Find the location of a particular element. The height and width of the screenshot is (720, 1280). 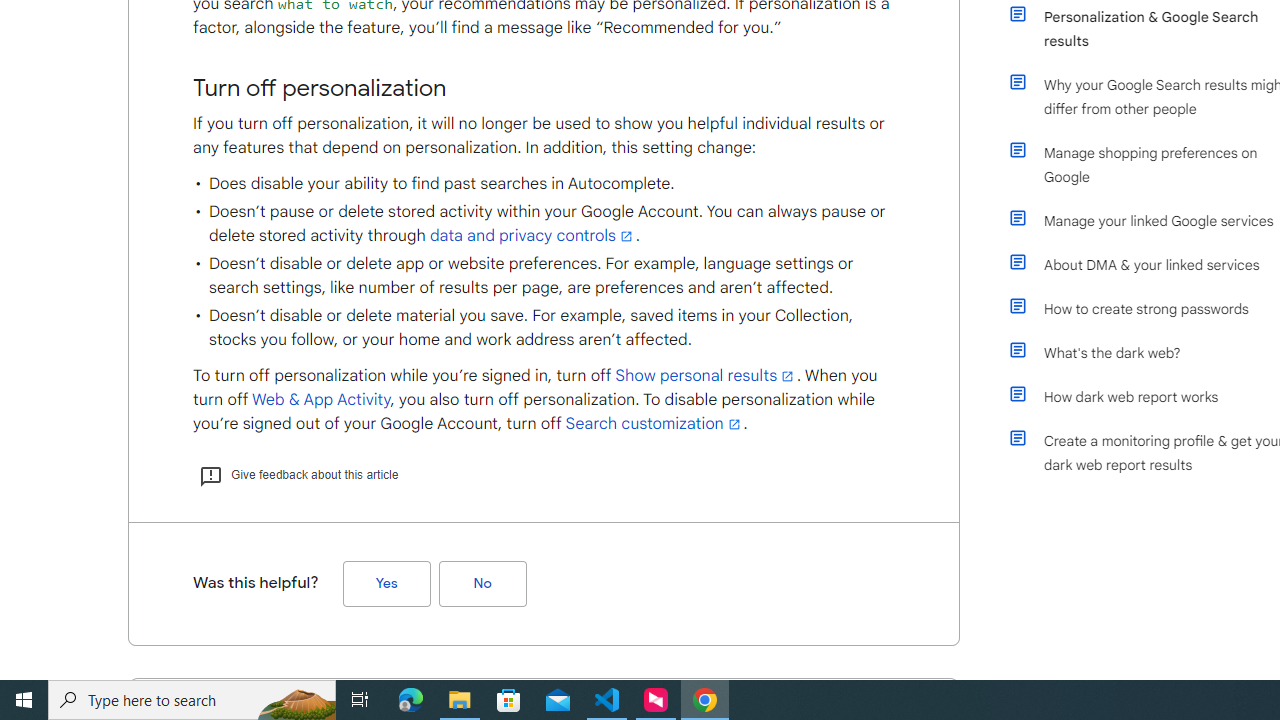

'Give feedback about this article' is located at coordinates (297, 474).